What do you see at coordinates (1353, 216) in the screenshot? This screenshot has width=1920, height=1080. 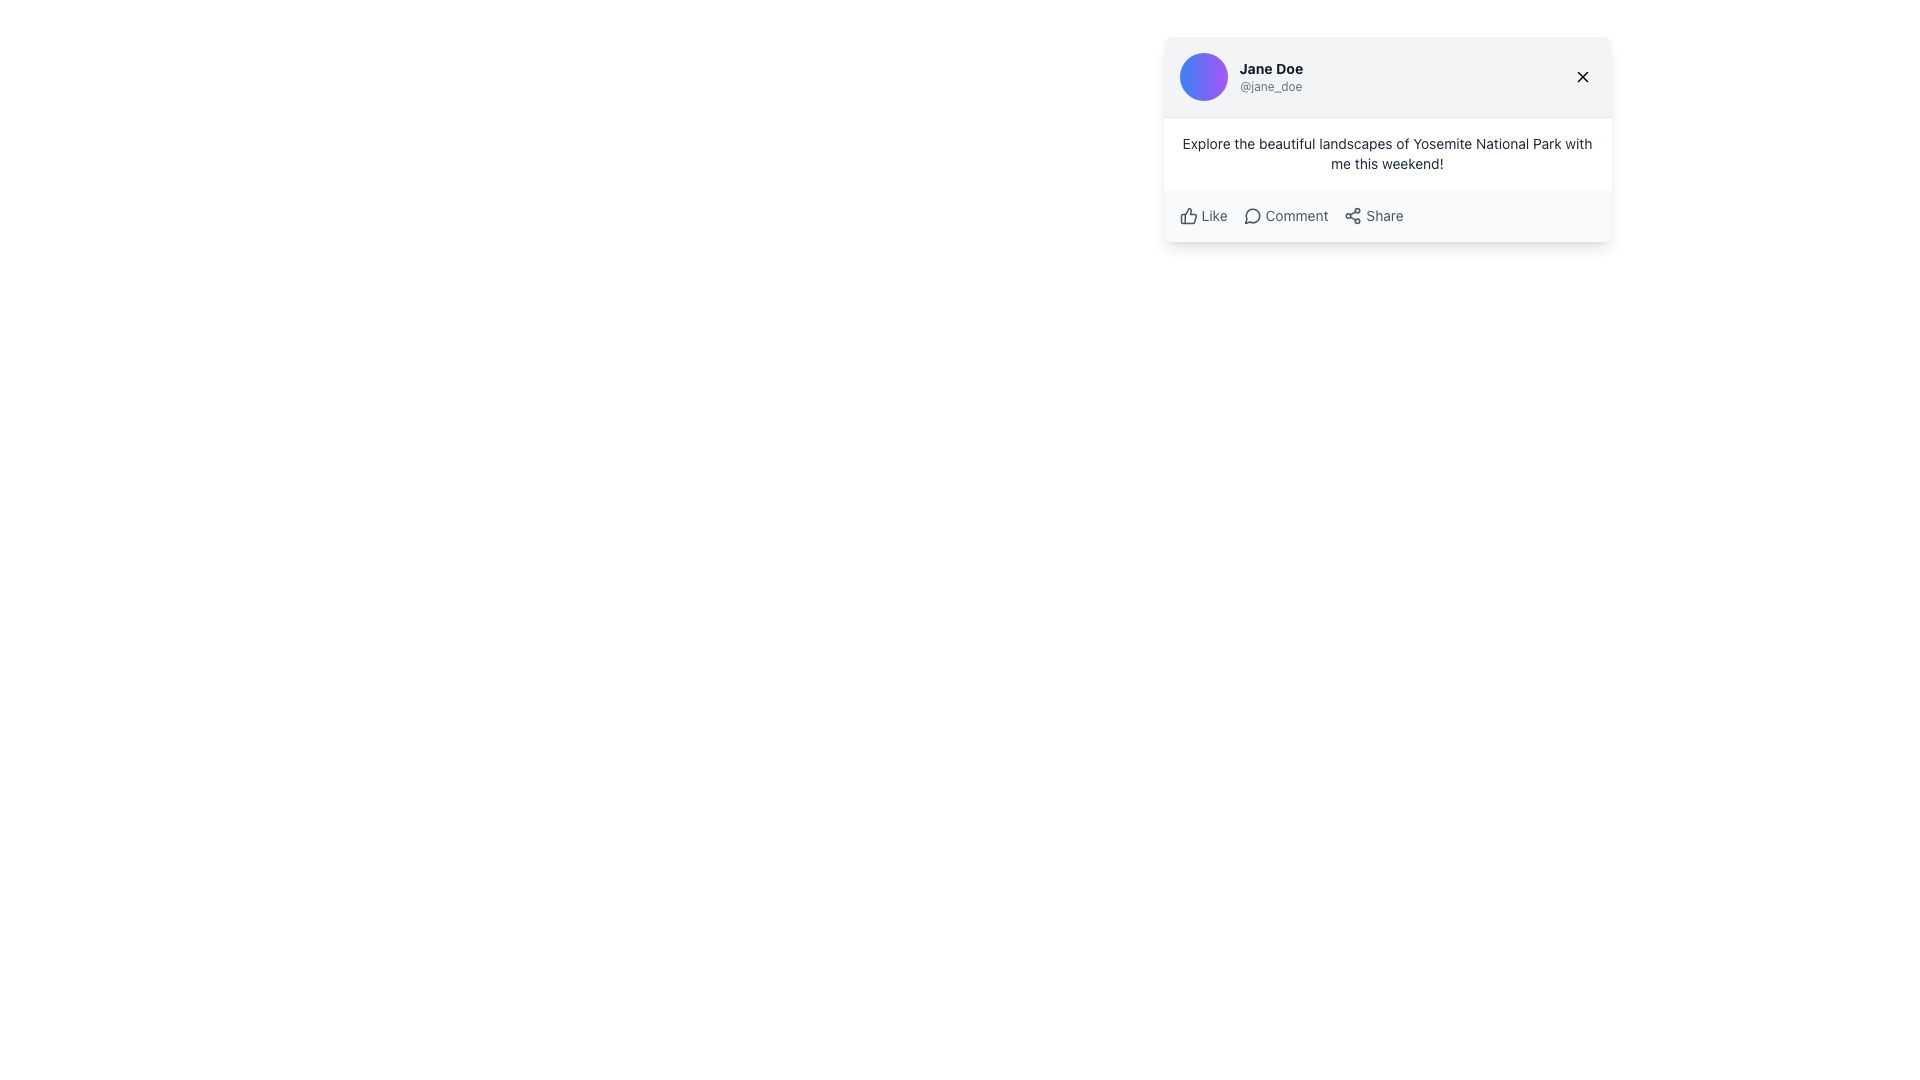 I see `the 'Share' icon located` at bounding box center [1353, 216].